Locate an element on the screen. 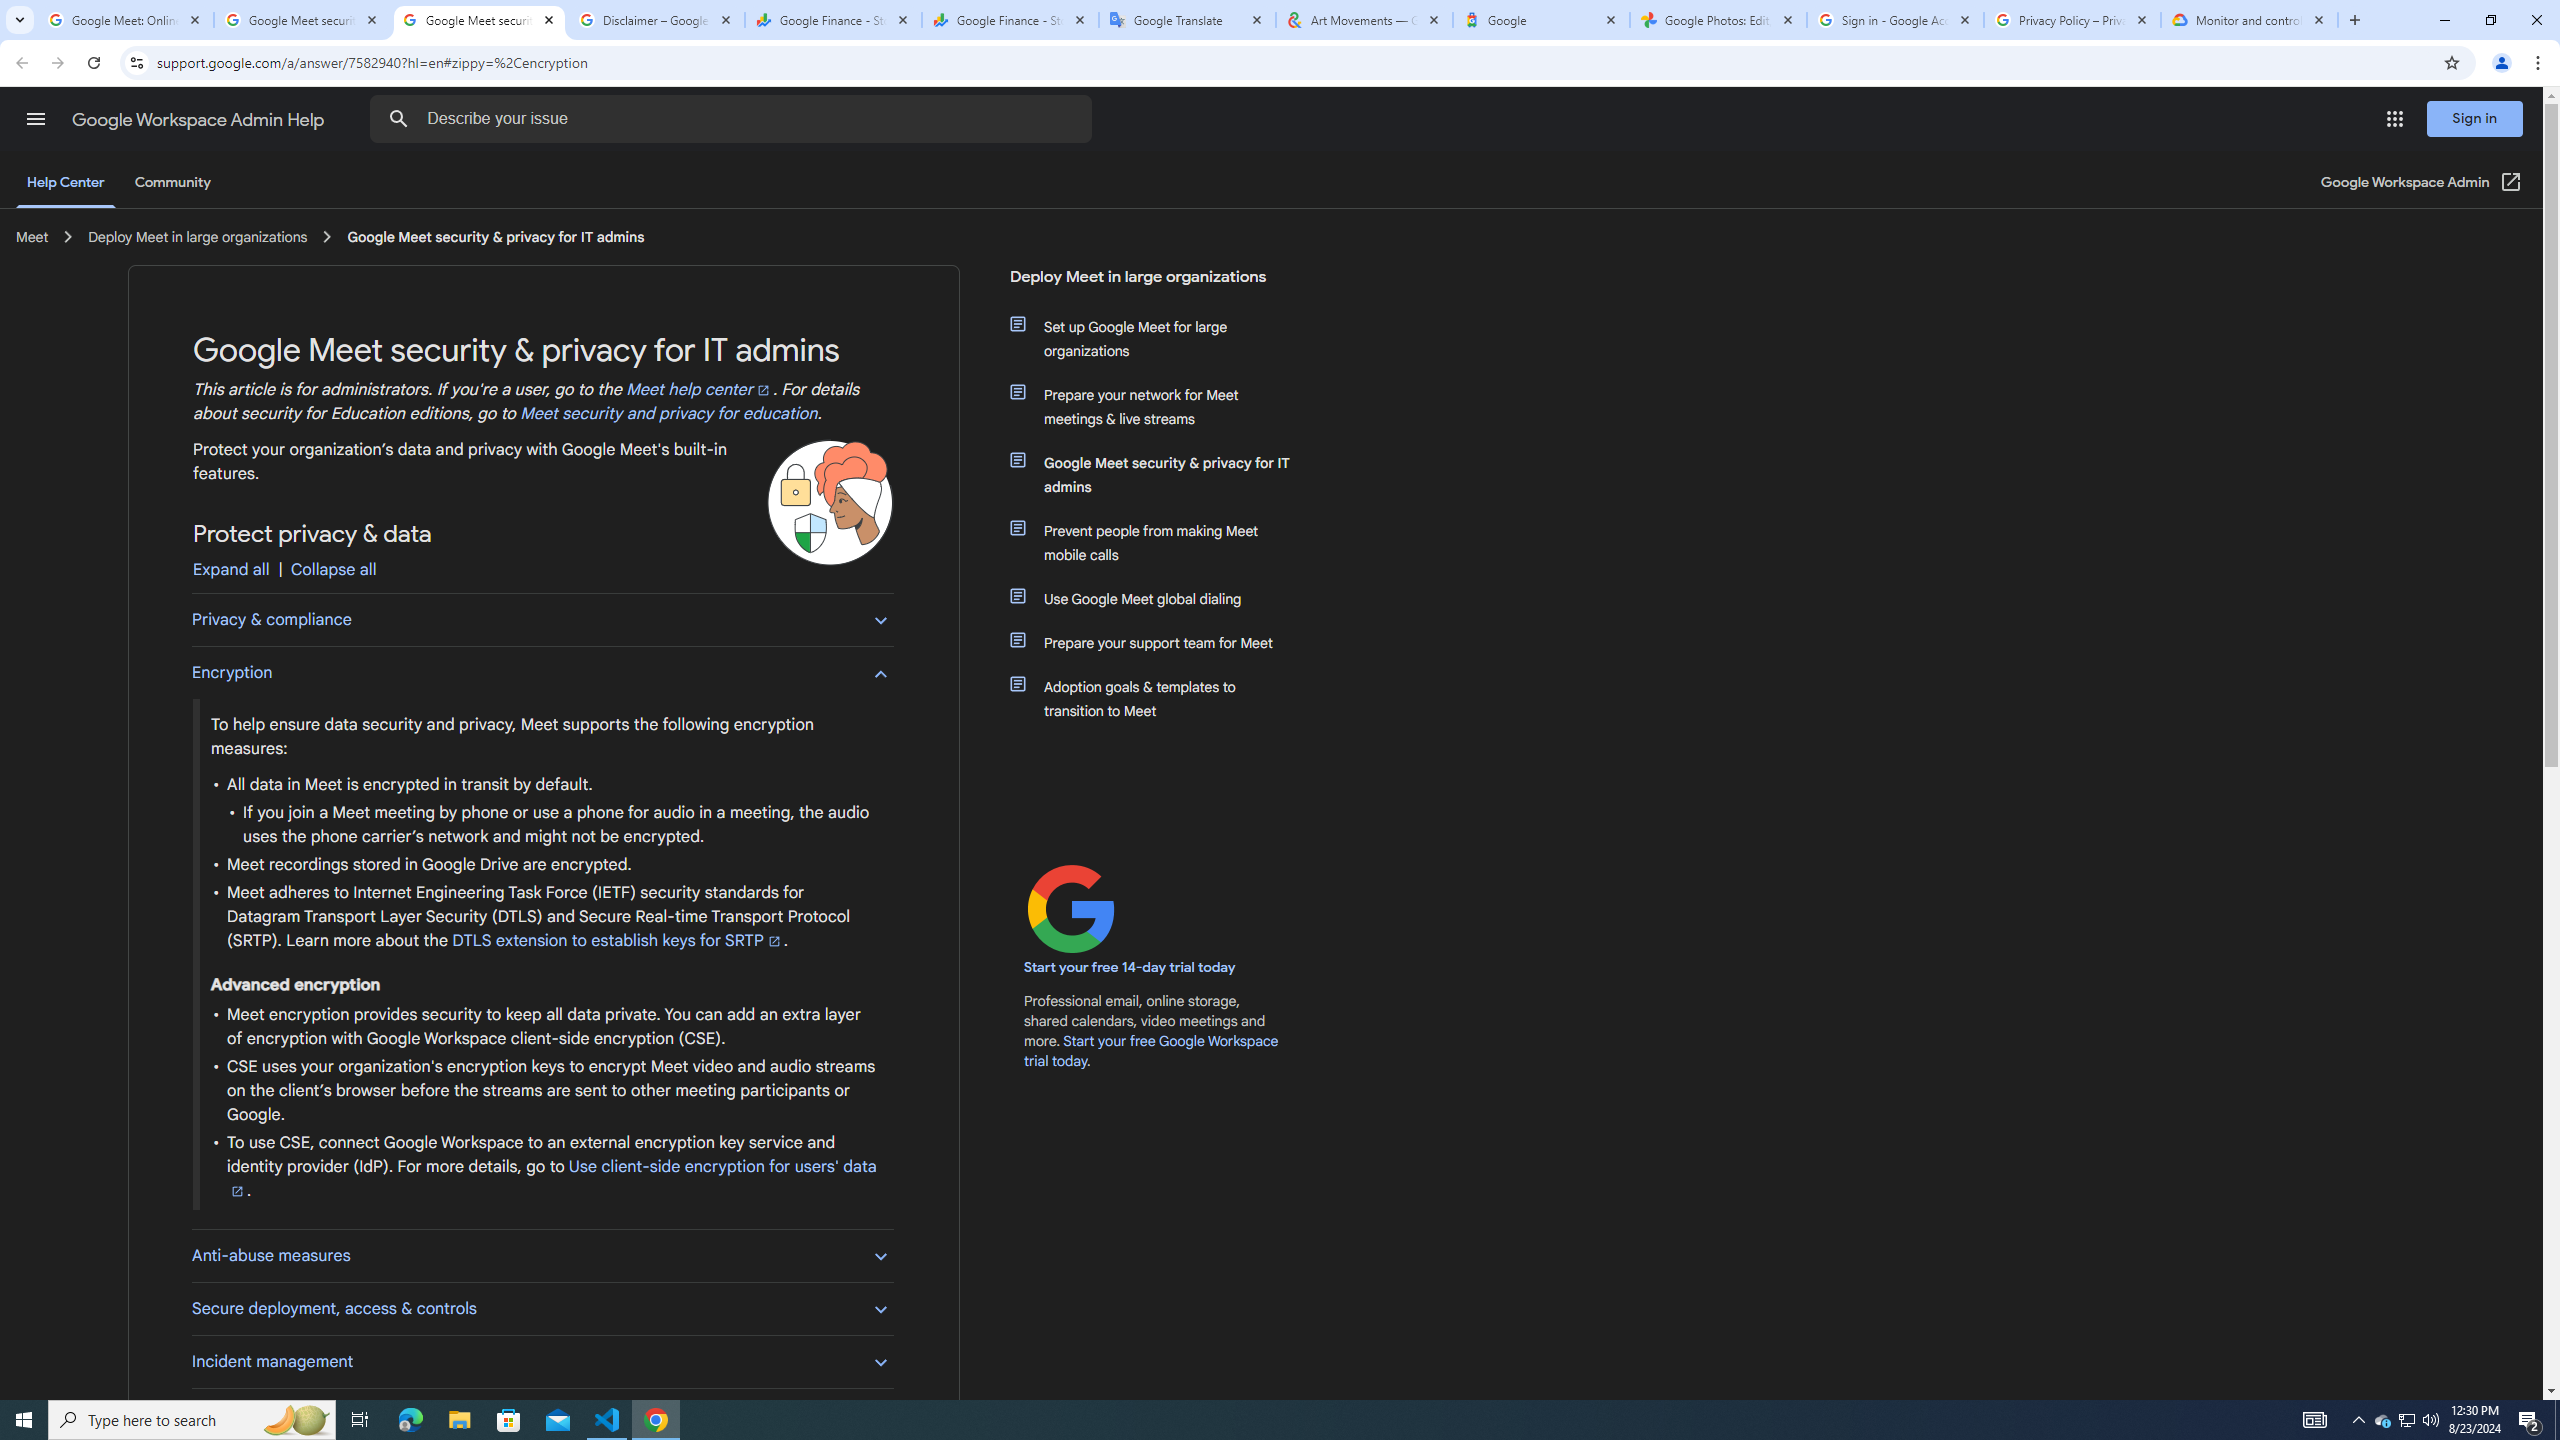 Image resolution: width=2560 pixels, height=1440 pixels. 'Start your free 14-day trial today' is located at coordinates (1129, 966).